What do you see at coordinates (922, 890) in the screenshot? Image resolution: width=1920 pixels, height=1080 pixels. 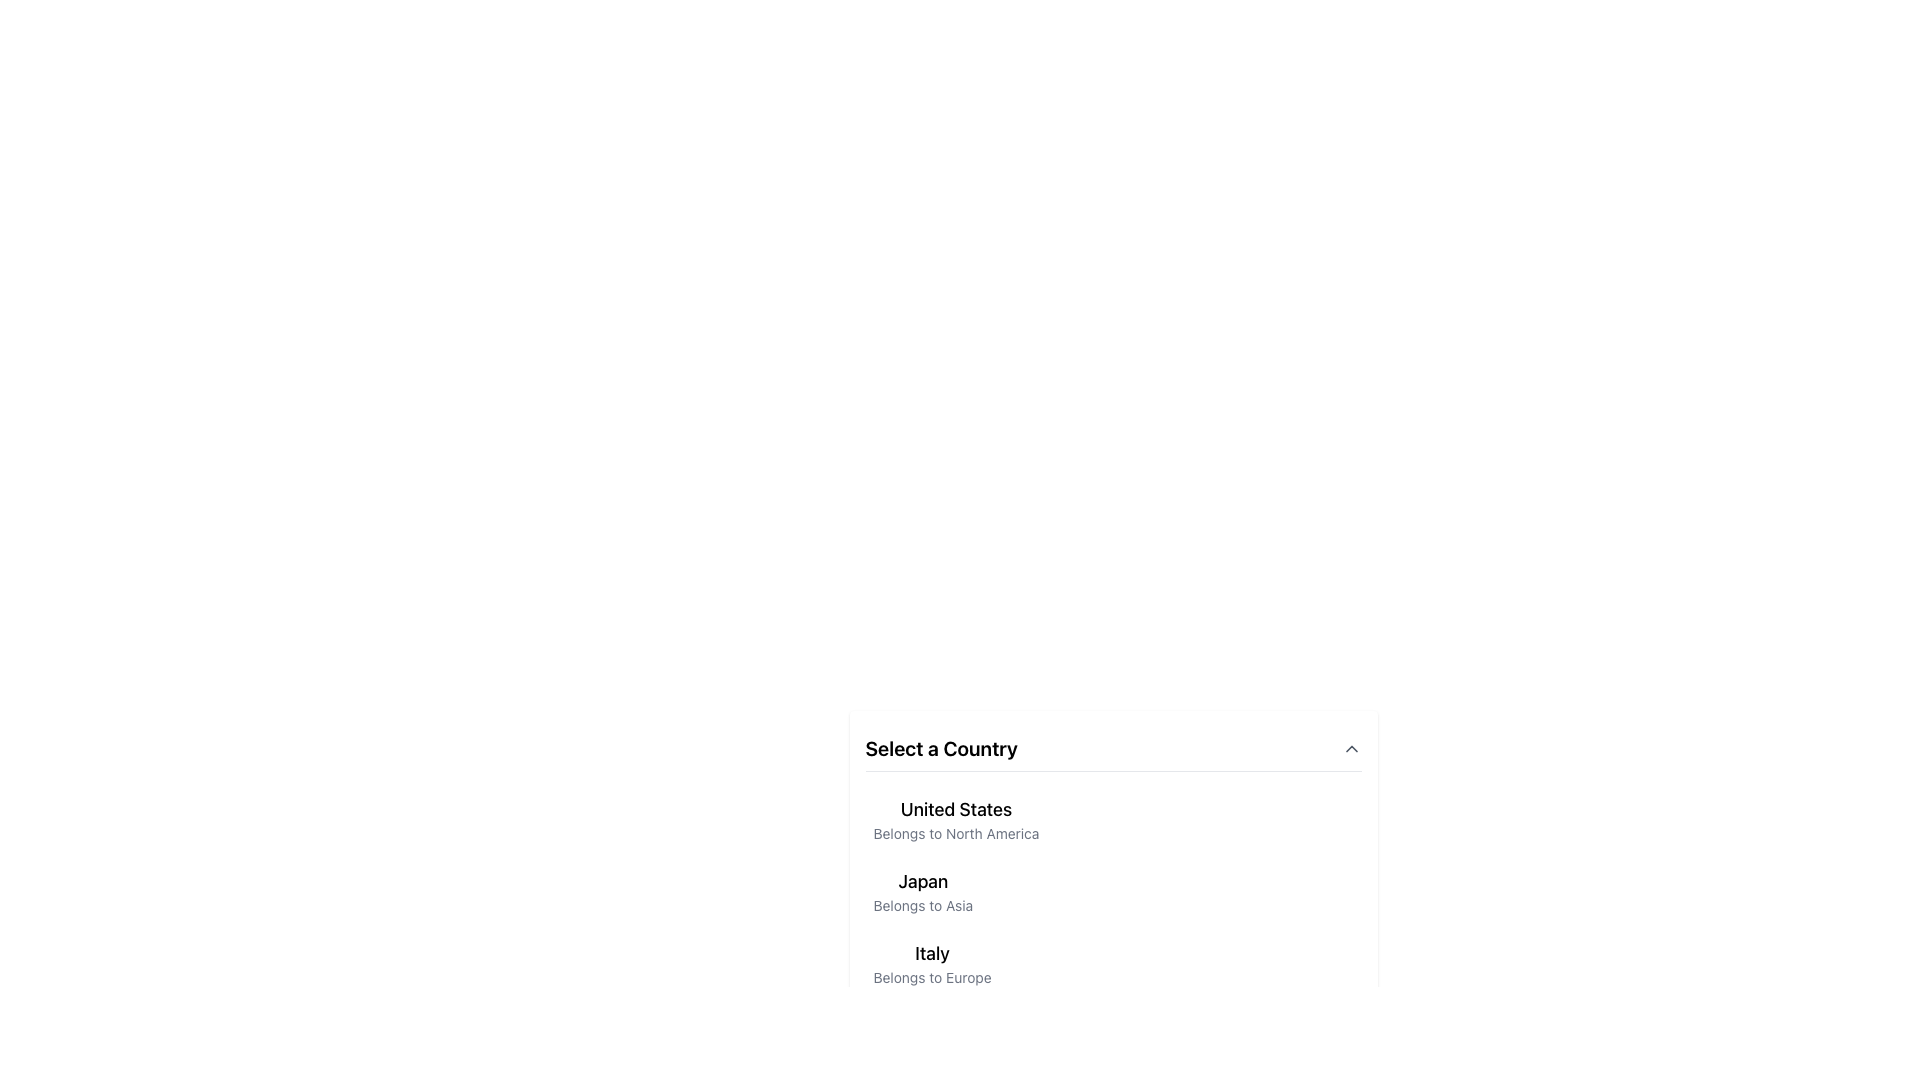 I see `the second selectable list item displaying 'Japan' with subtitle 'Belongs to Asia'` at bounding box center [922, 890].